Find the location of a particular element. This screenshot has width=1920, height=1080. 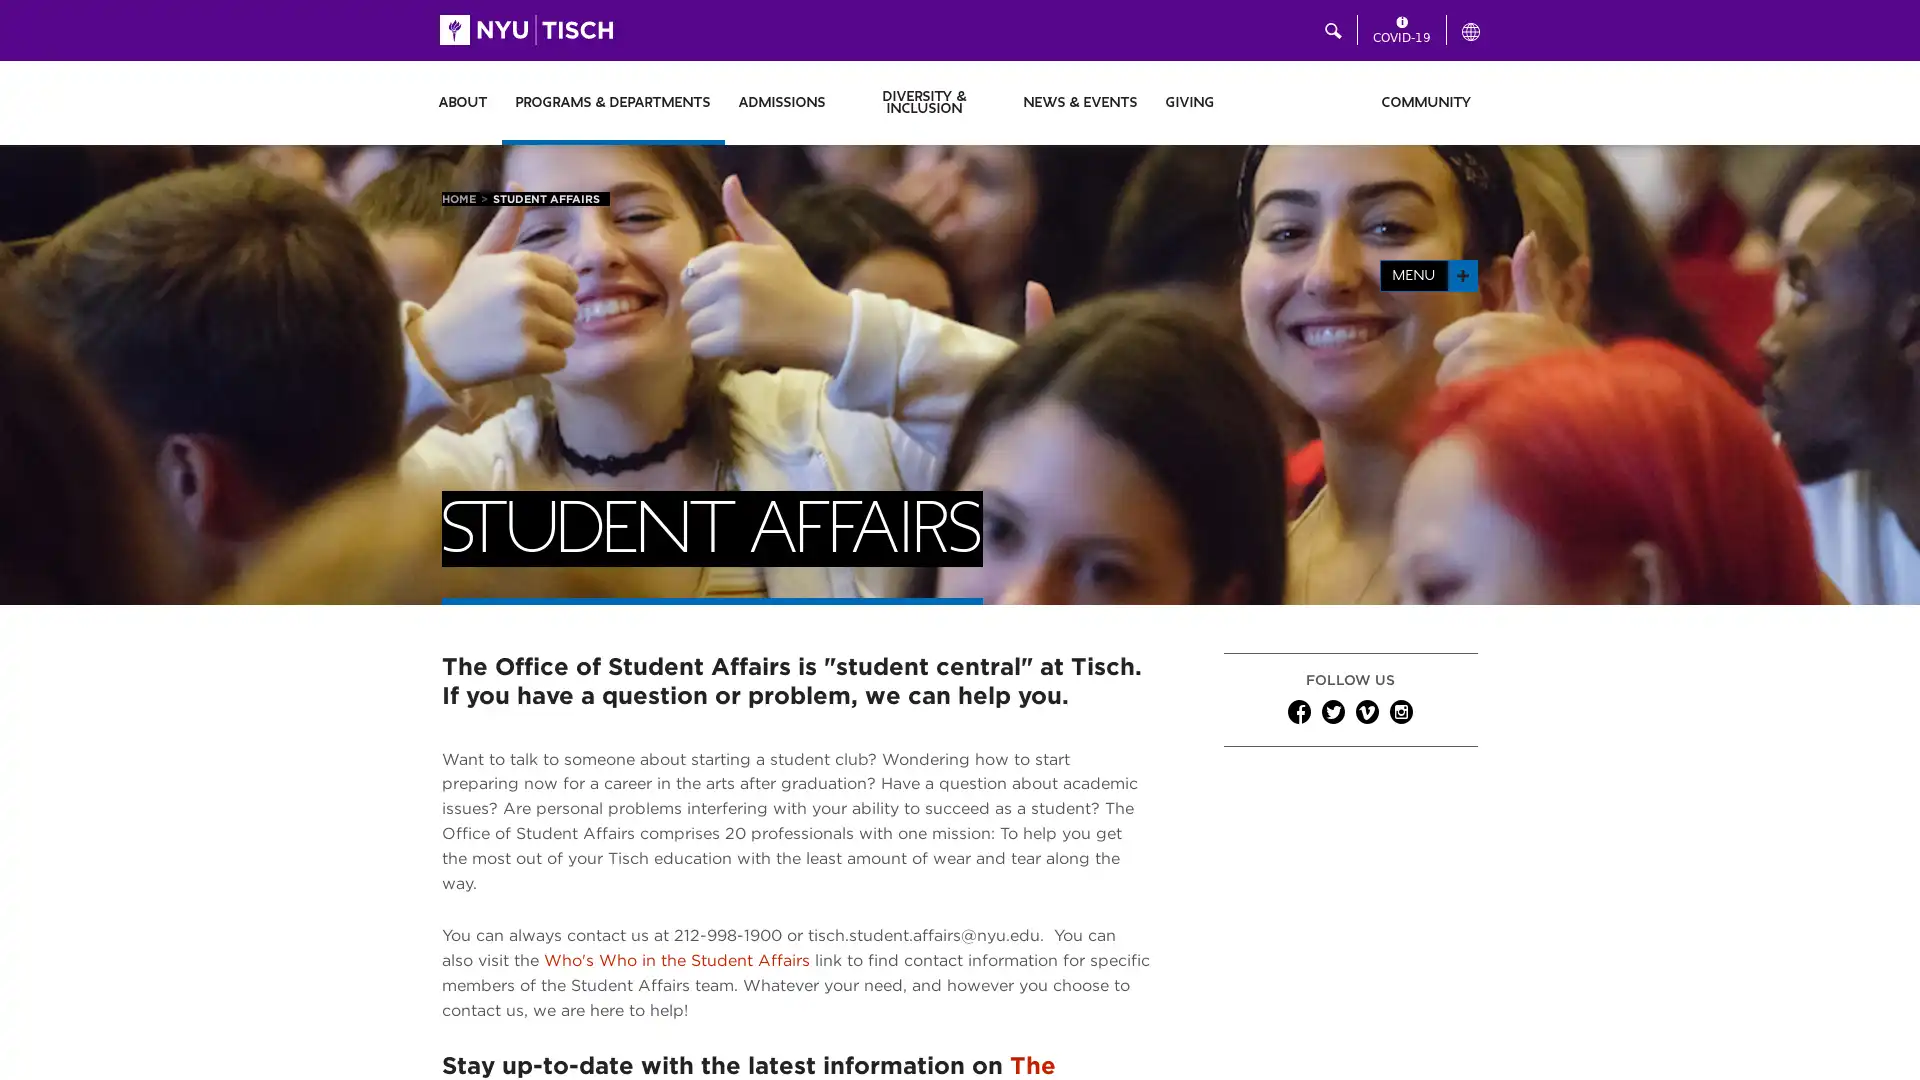

Search is located at coordinates (1226, 30).